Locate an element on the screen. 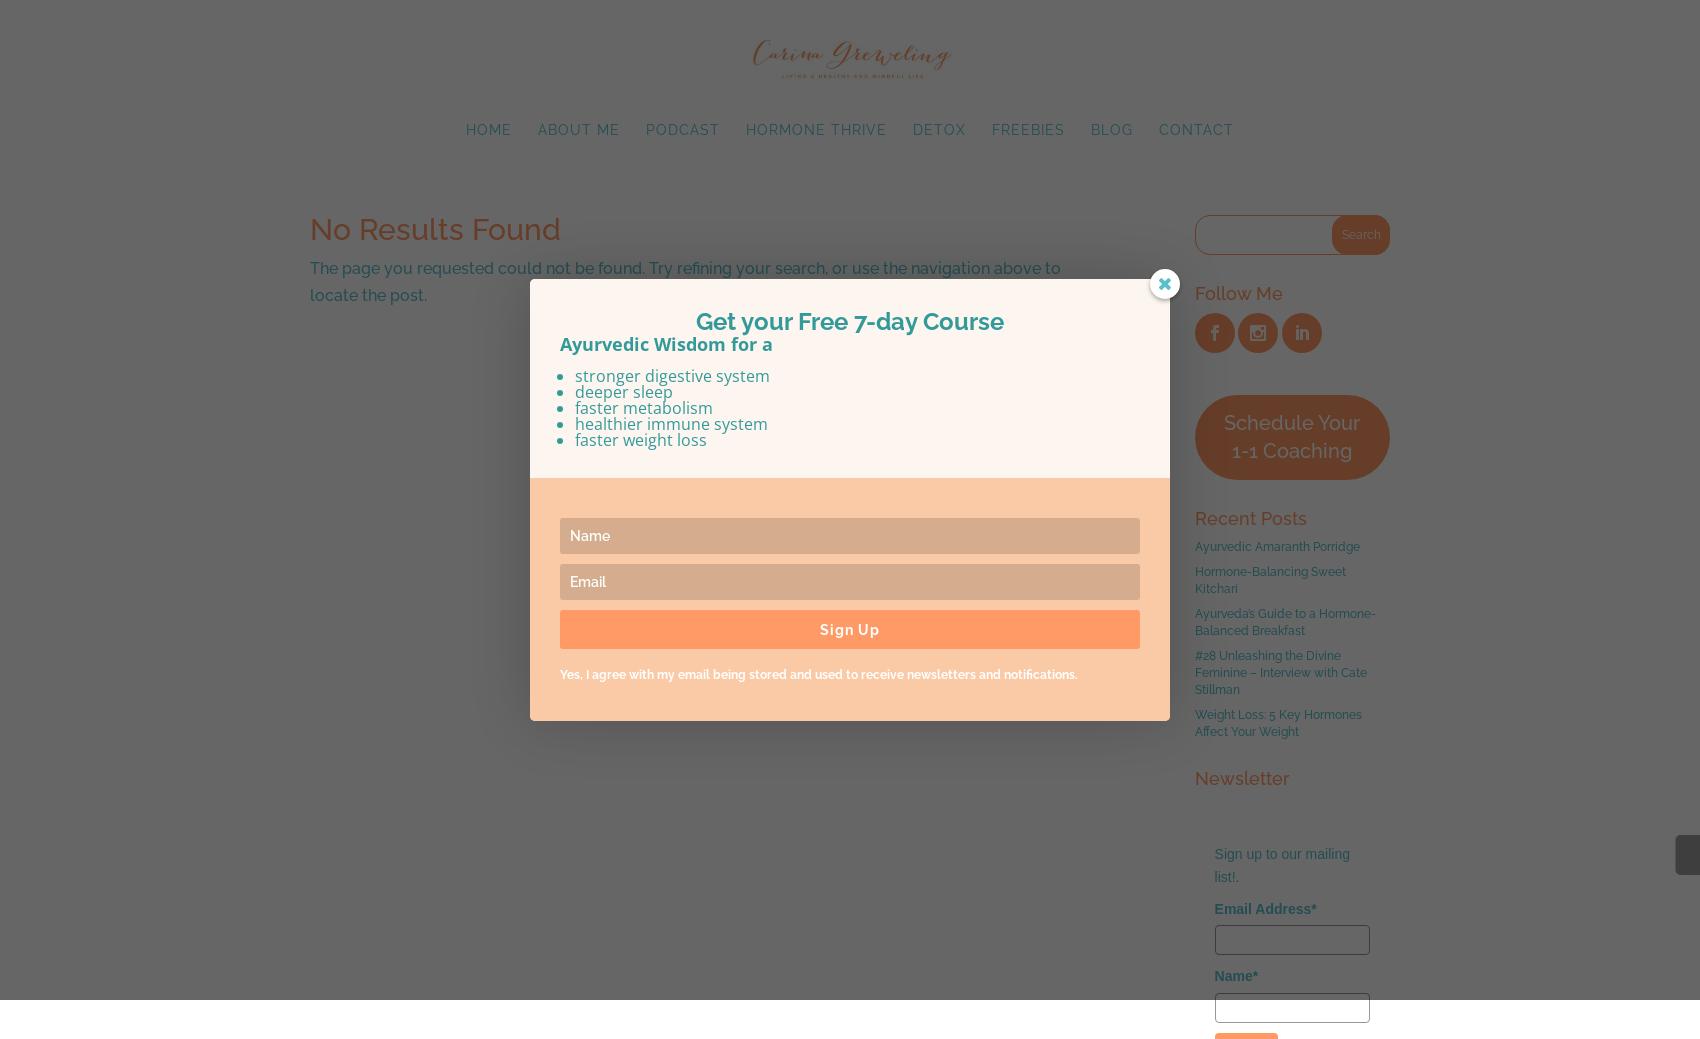 This screenshot has width=1700, height=1039. 'Hormone-Balancing Sweet Kitchari' is located at coordinates (1268, 580).